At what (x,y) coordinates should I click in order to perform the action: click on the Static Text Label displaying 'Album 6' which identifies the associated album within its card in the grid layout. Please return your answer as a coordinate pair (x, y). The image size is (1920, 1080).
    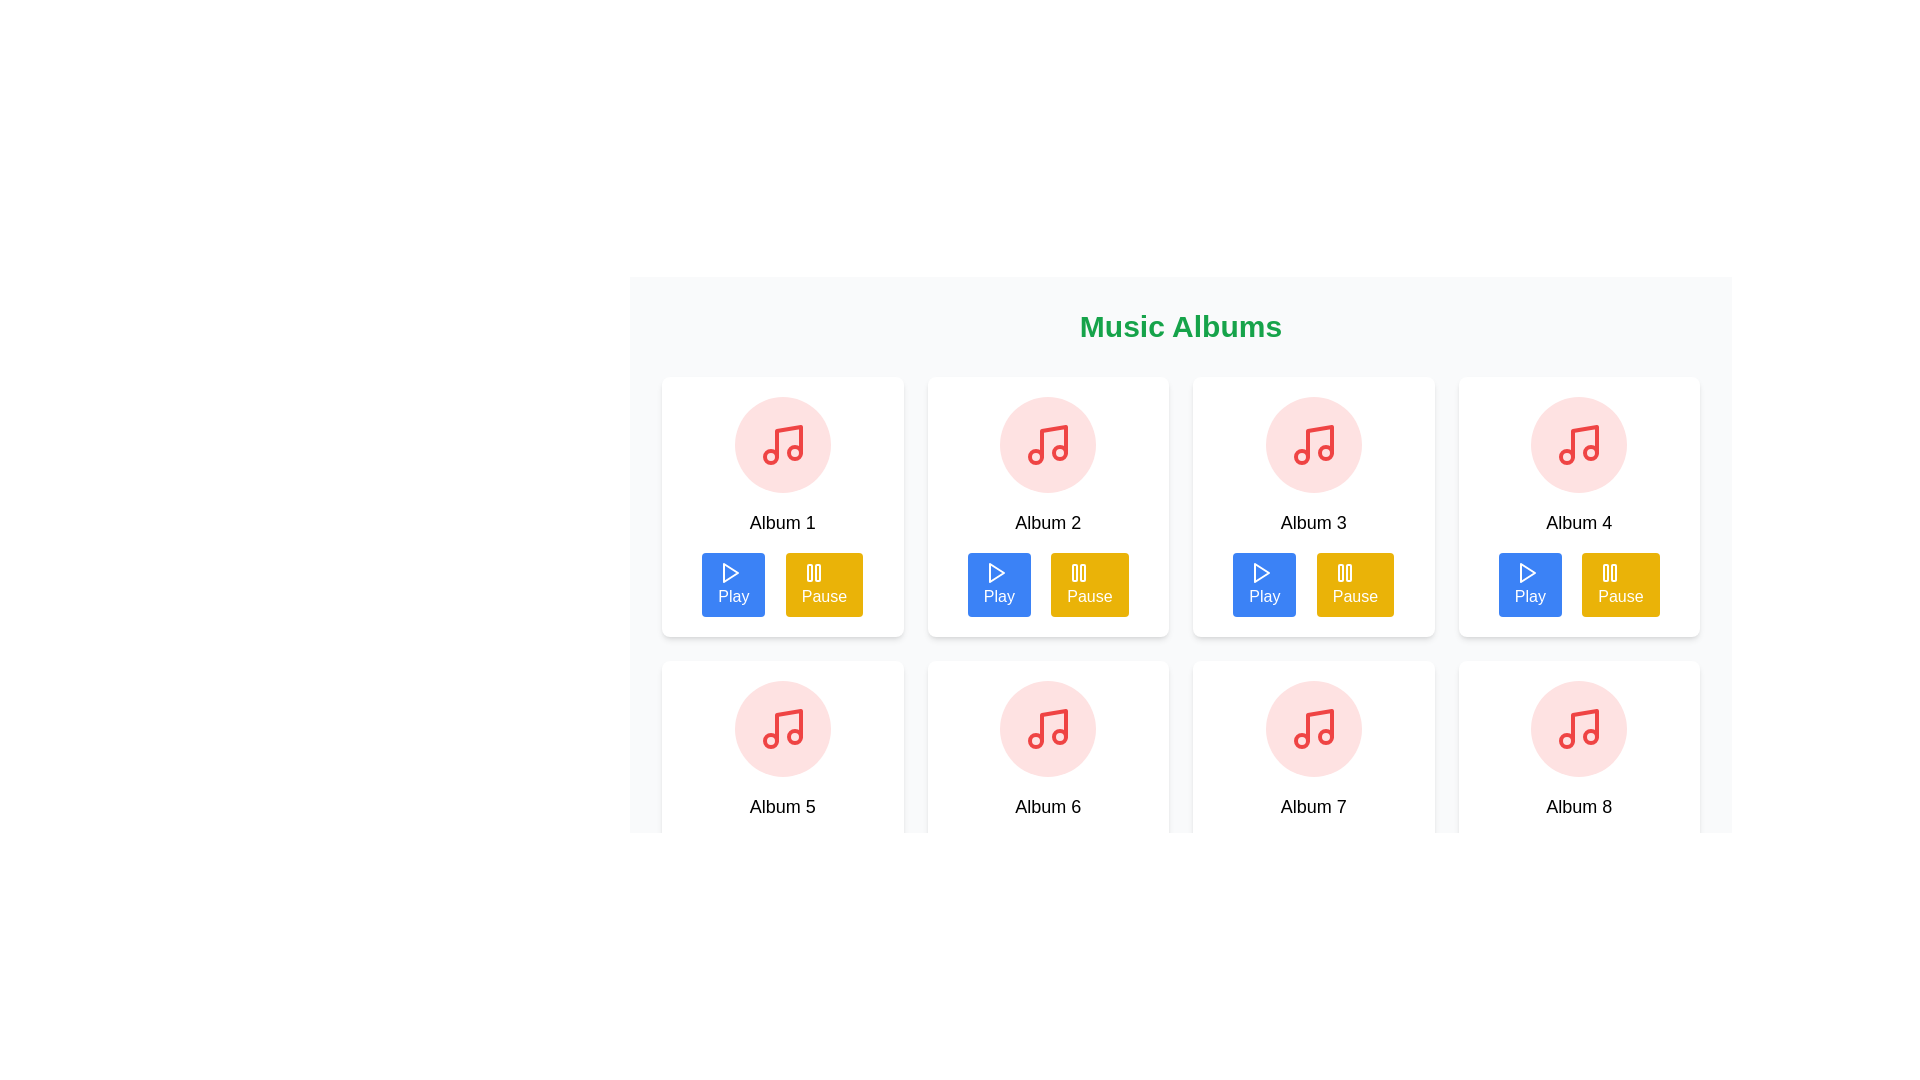
    Looking at the image, I should click on (1047, 805).